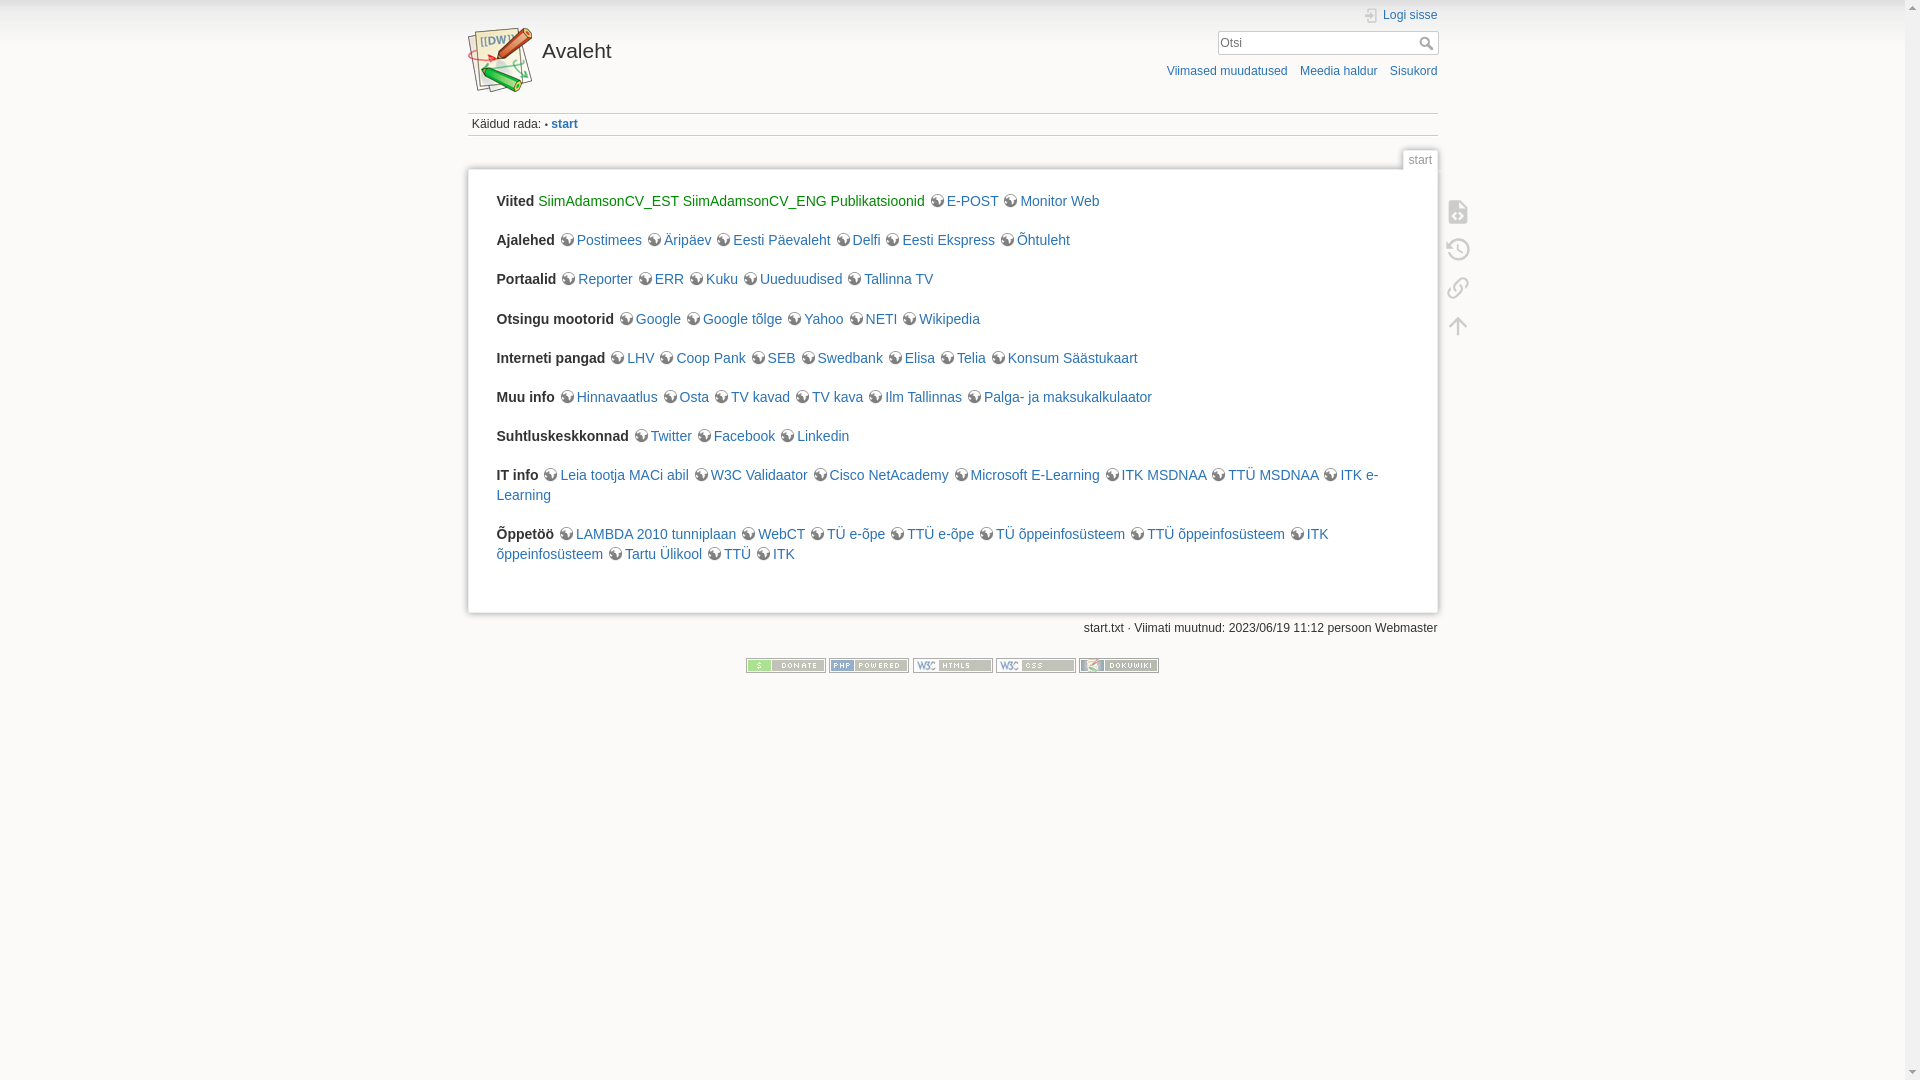  Describe the element at coordinates (791, 278) in the screenshot. I see `'Uueduudised'` at that location.